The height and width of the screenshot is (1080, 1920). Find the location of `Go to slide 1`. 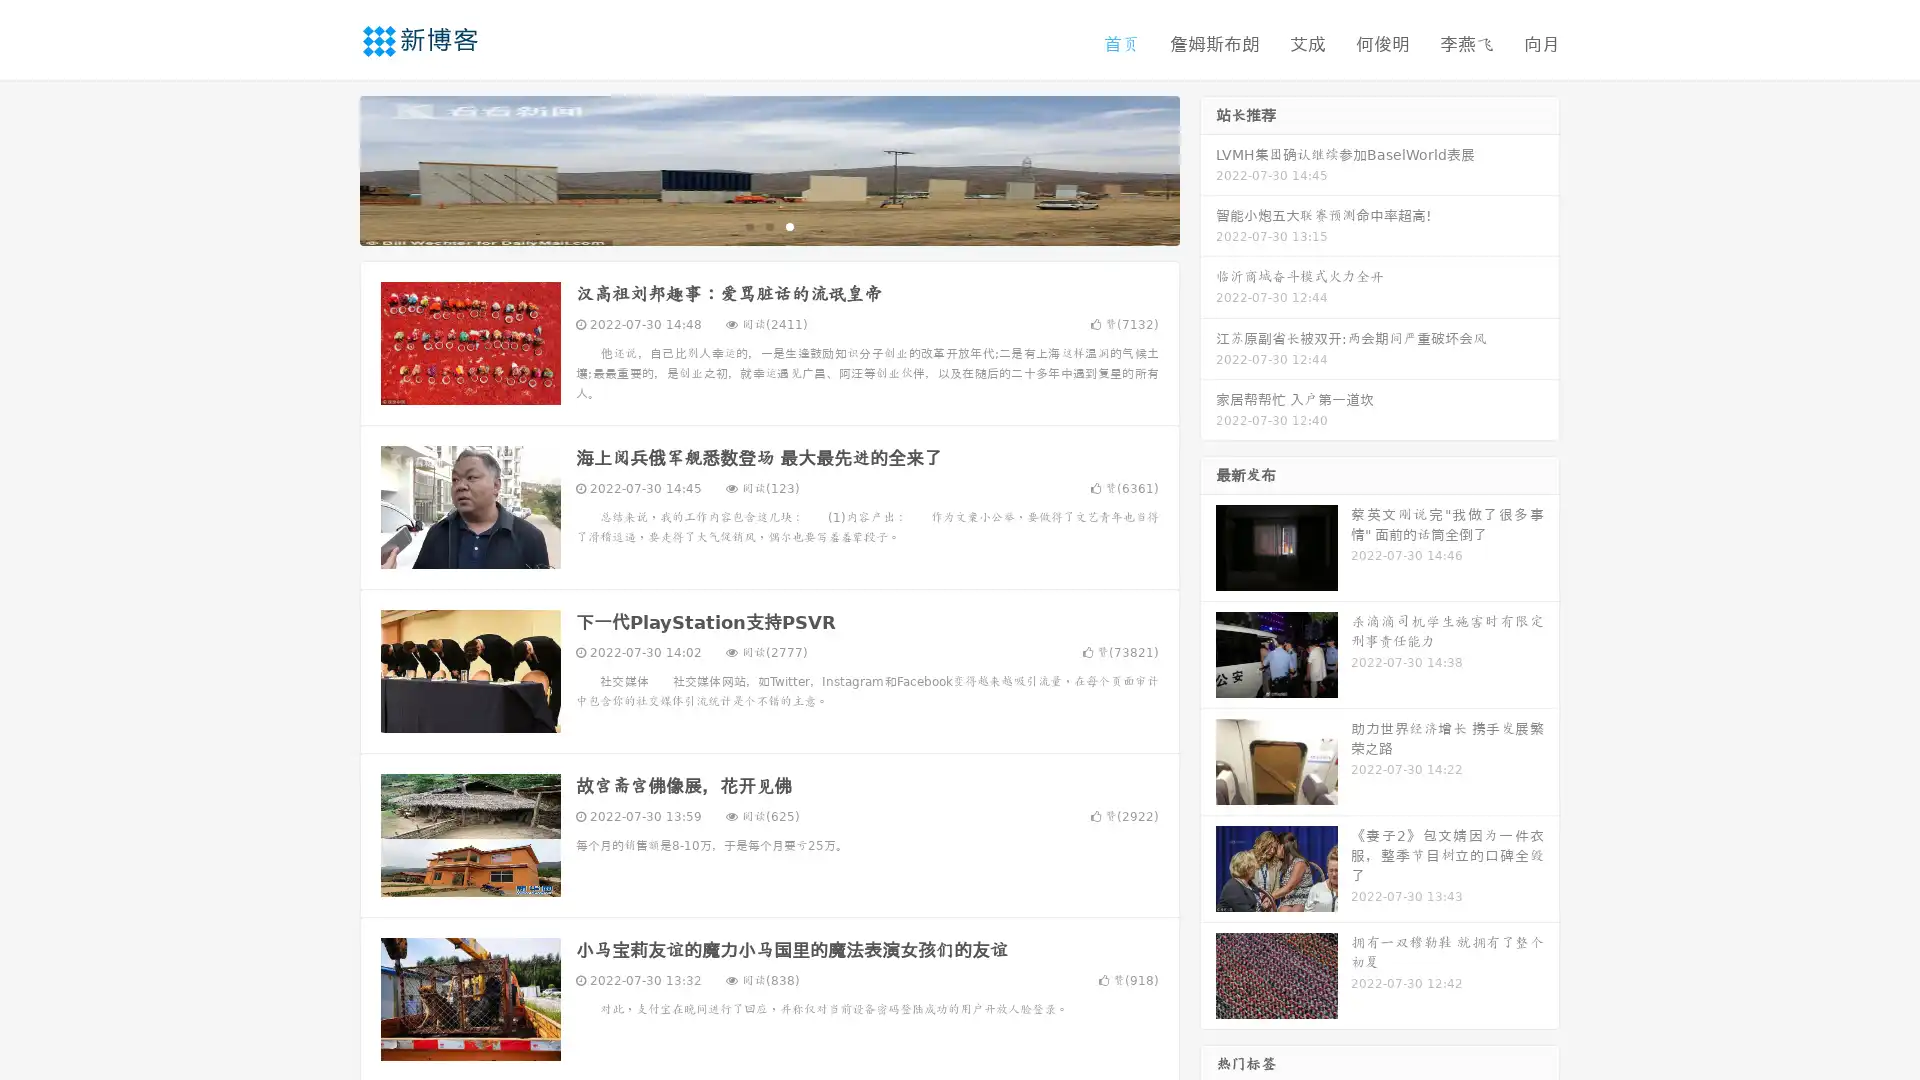

Go to slide 1 is located at coordinates (748, 225).